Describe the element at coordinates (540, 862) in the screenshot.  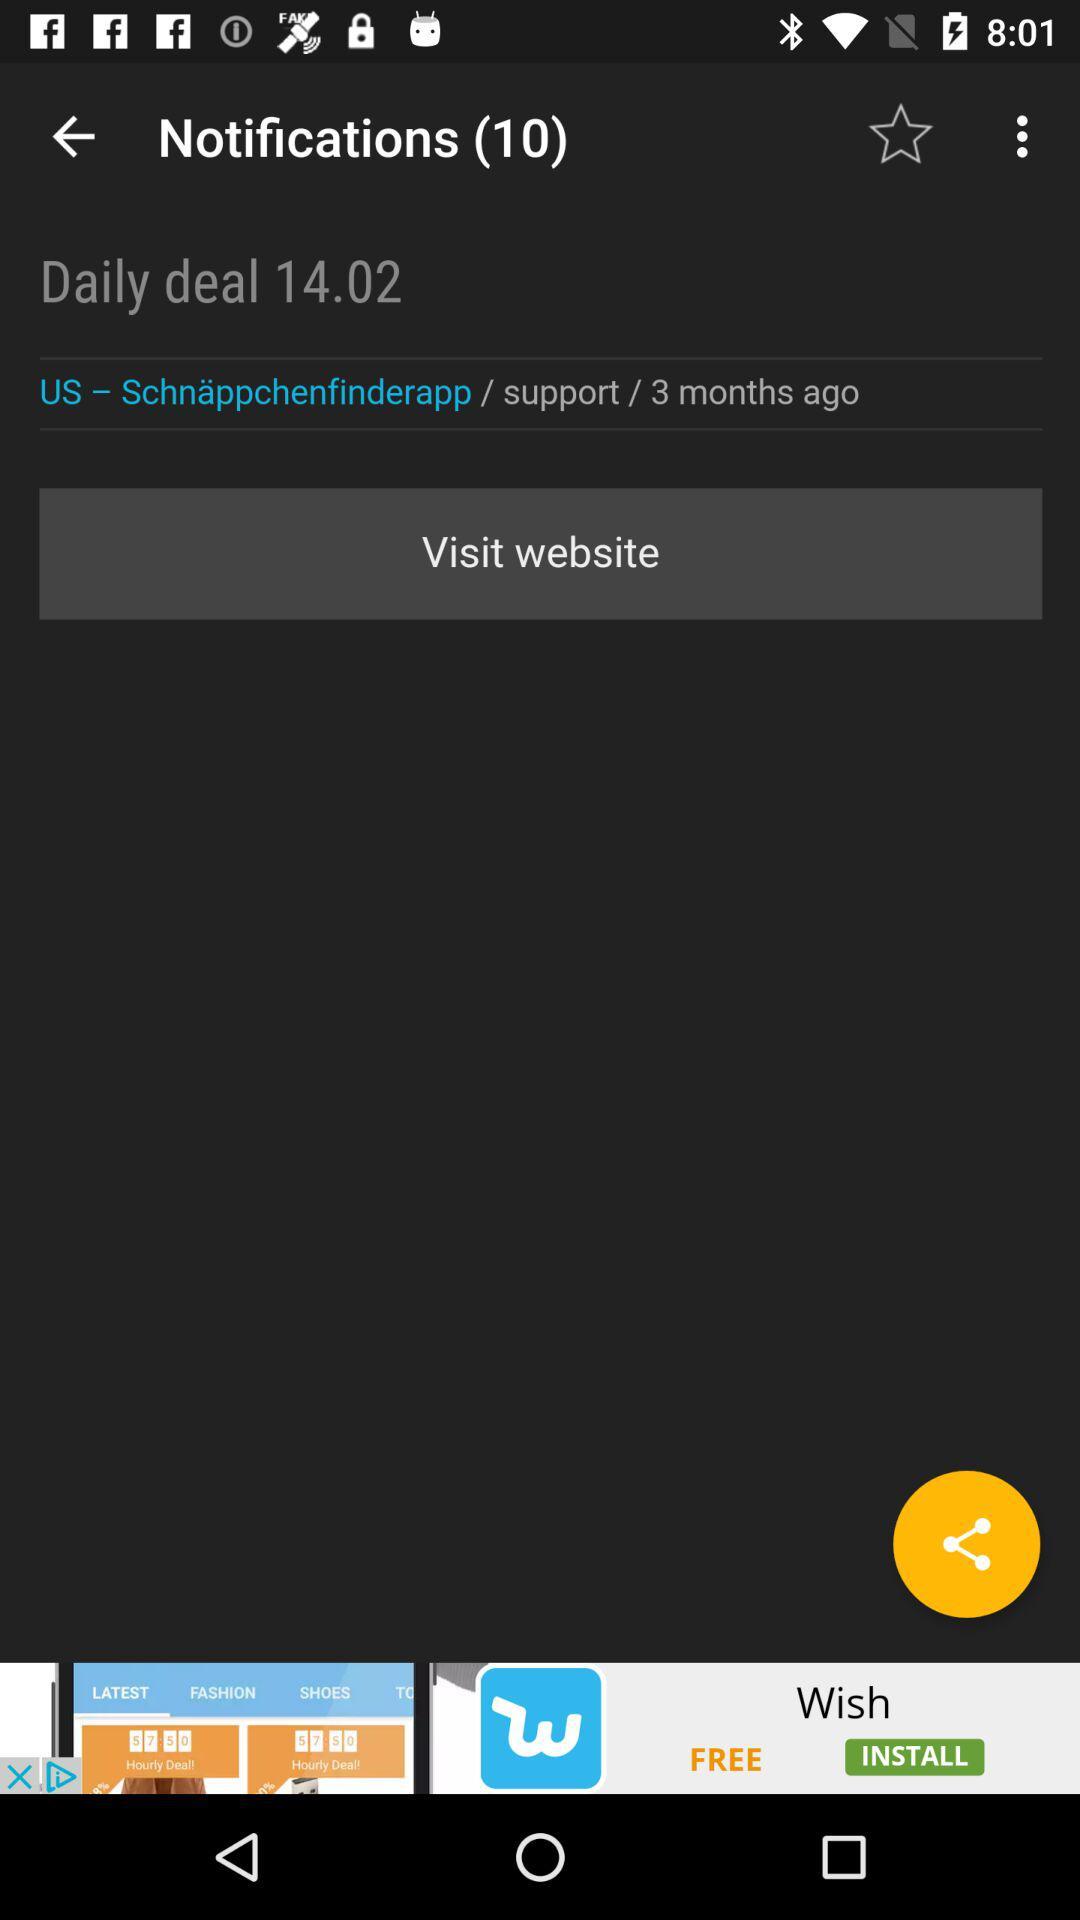
I see `notifications status` at that location.